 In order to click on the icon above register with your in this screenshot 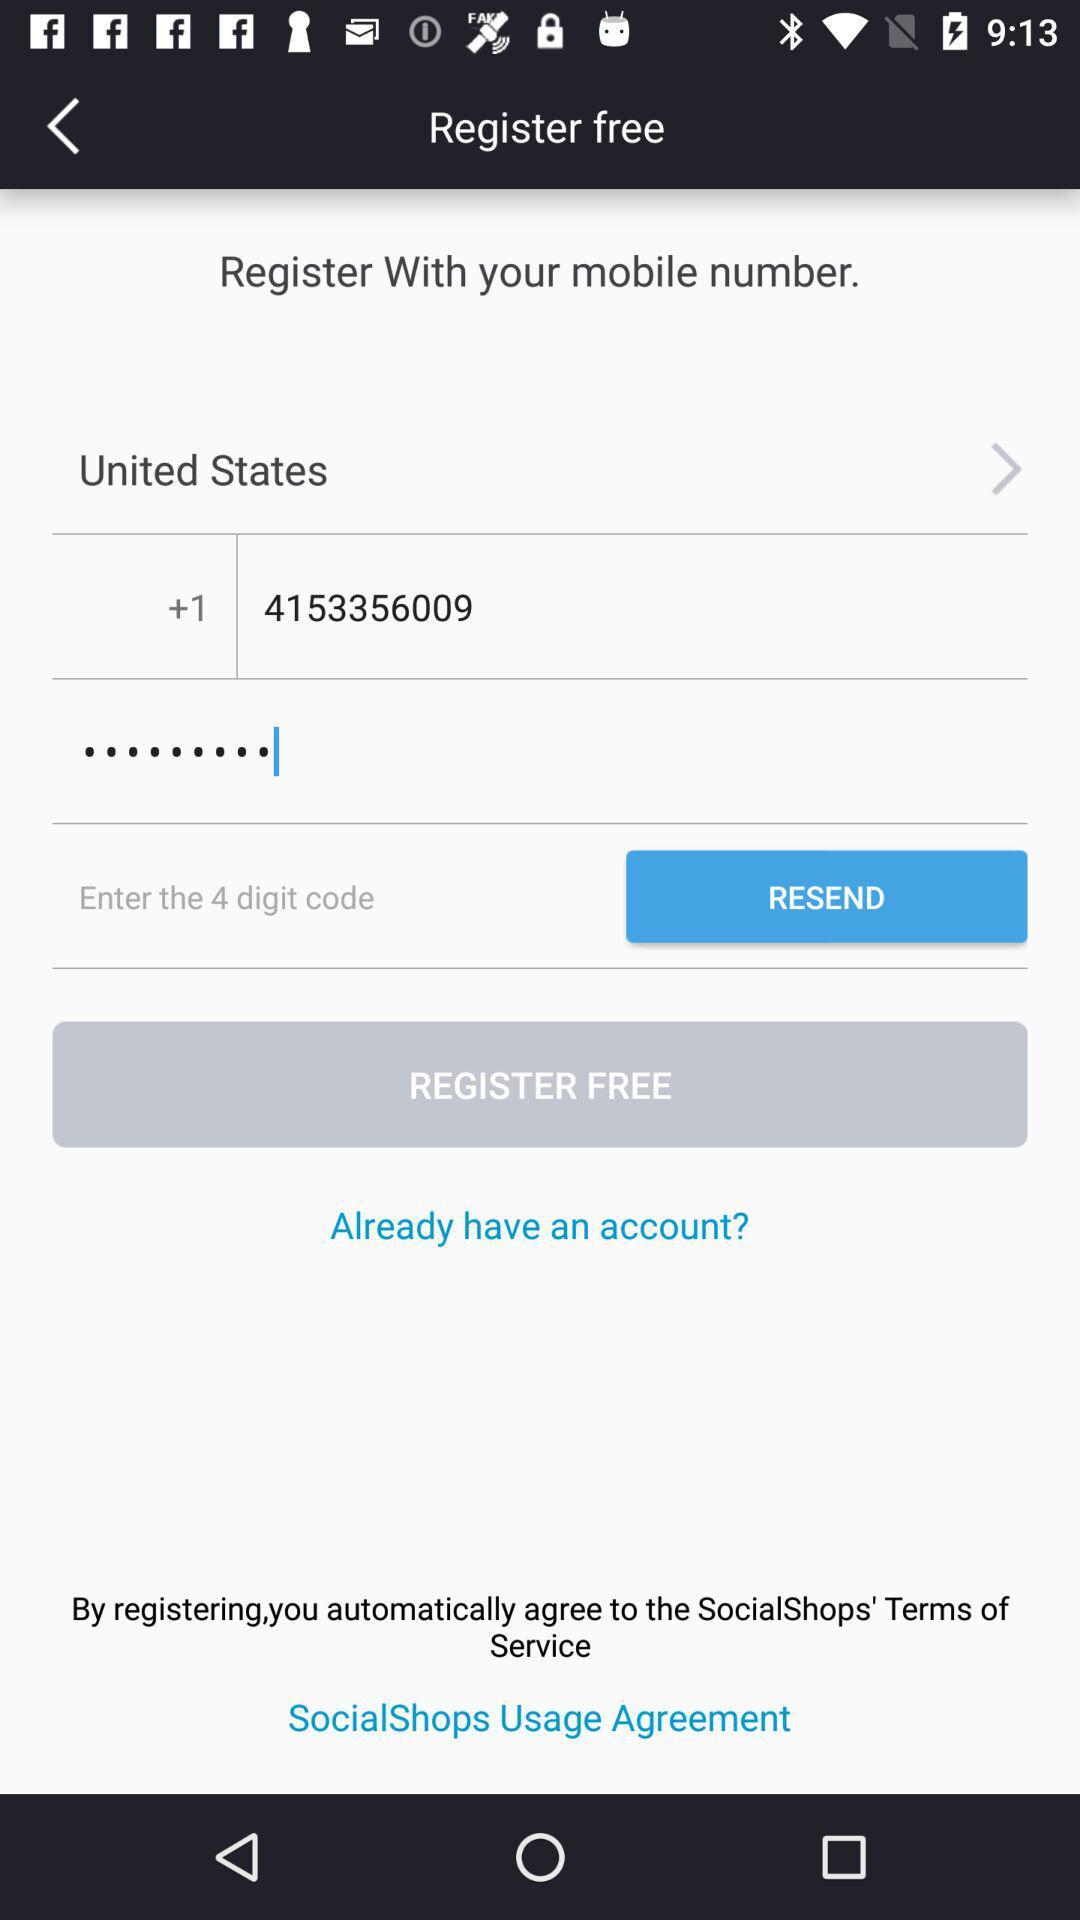, I will do `click(61, 124)`.